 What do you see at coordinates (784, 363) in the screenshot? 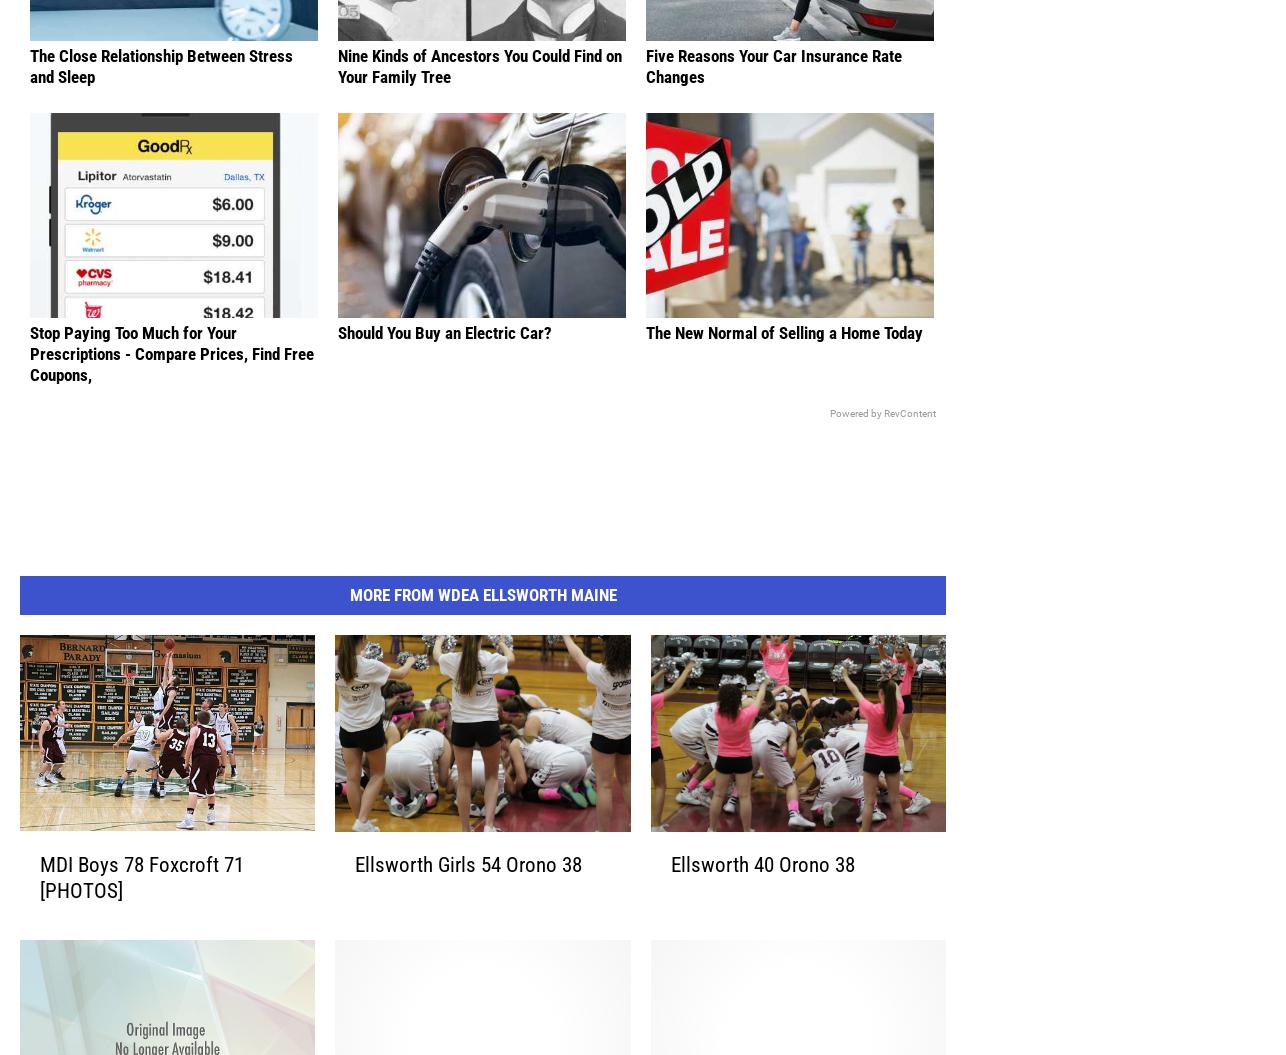
I see `'The New Normal of Selling a Home Today'` at bounding box center [784, 363].